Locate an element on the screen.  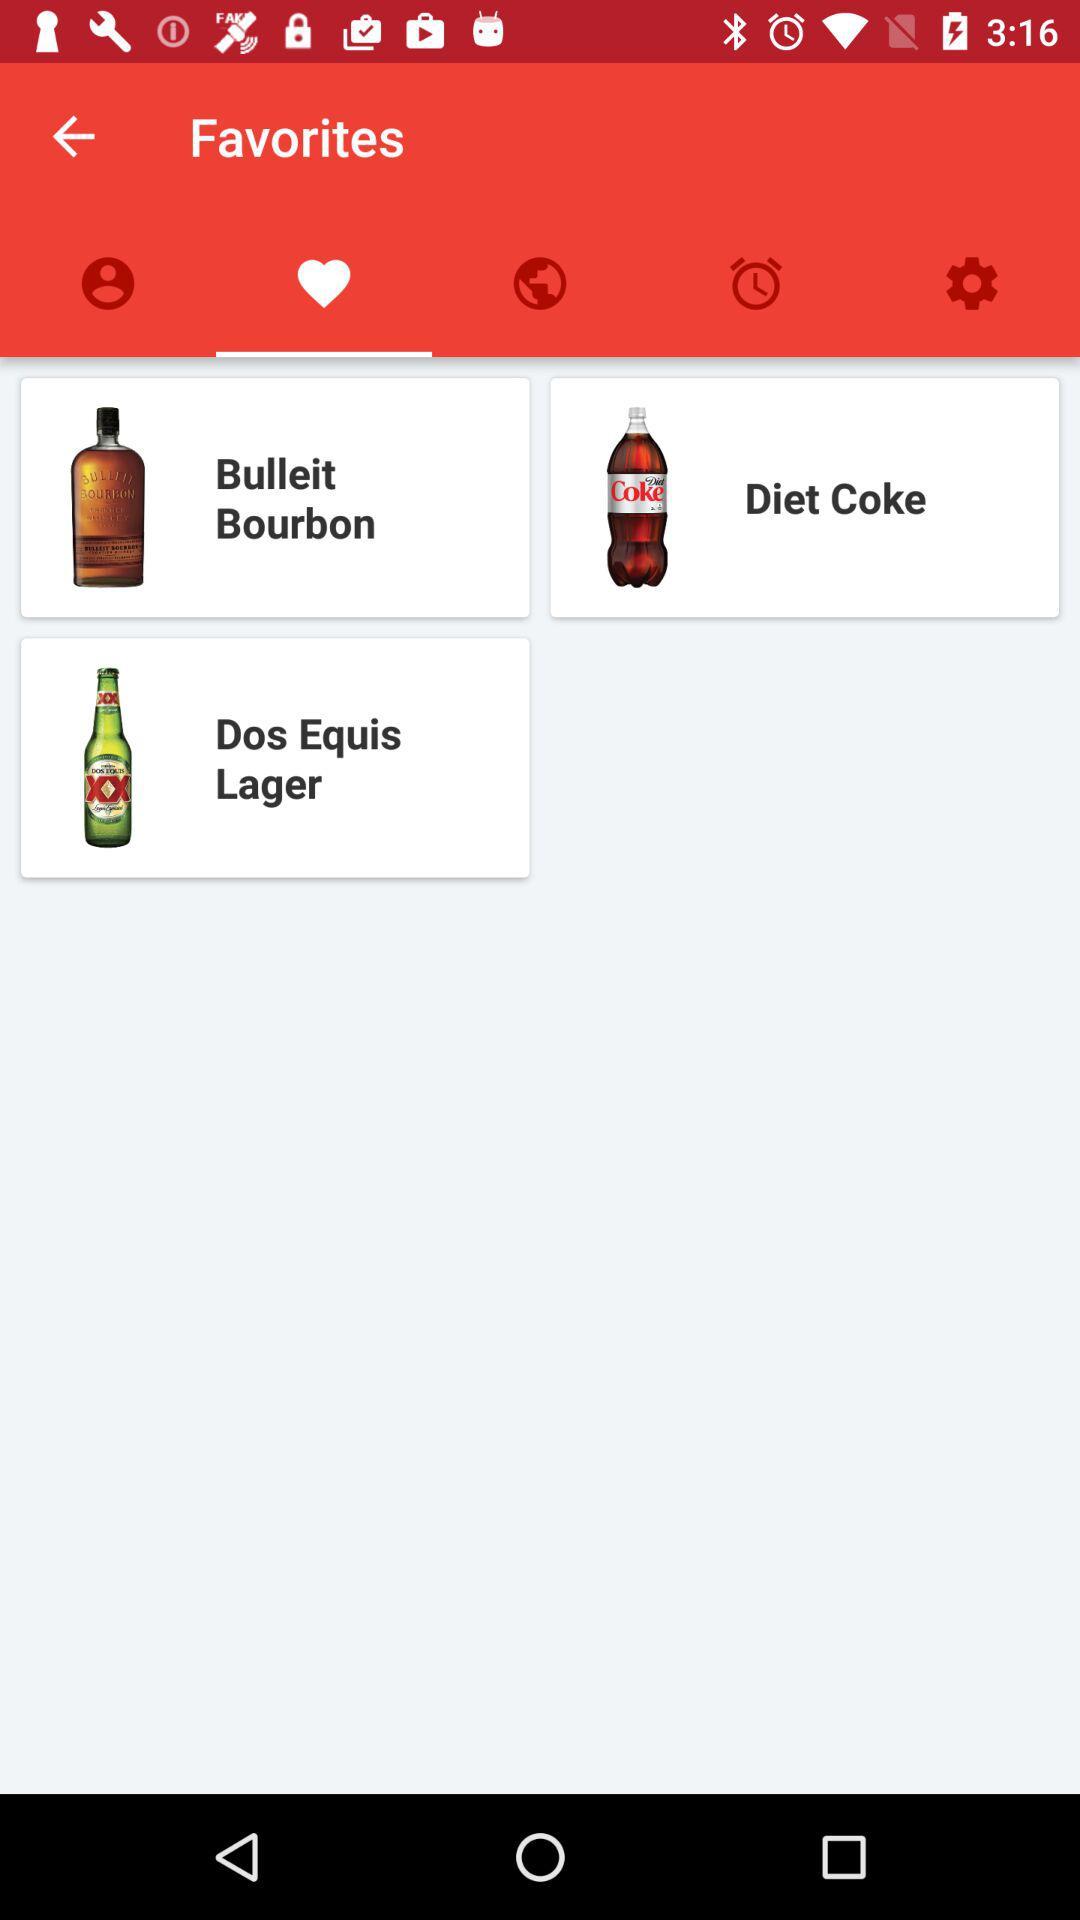
item to the left of the favorites item is located at coordinates (72, 135).